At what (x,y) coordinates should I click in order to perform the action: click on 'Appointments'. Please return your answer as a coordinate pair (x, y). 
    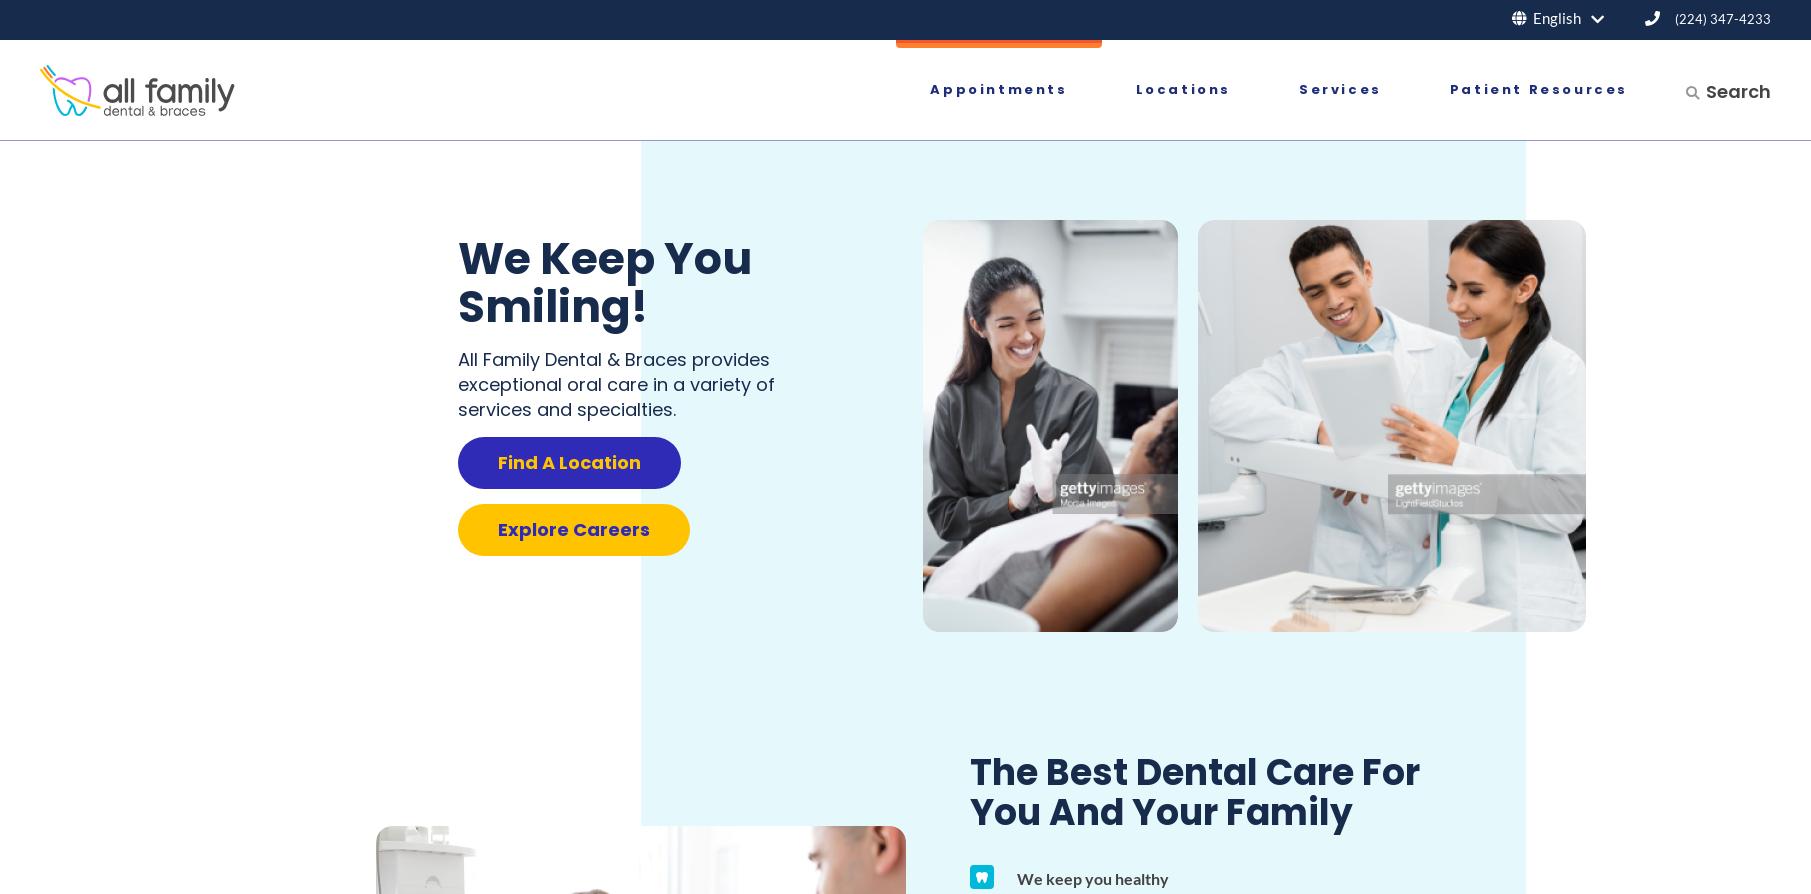
    Looking at the image, I should click on (928, 89).